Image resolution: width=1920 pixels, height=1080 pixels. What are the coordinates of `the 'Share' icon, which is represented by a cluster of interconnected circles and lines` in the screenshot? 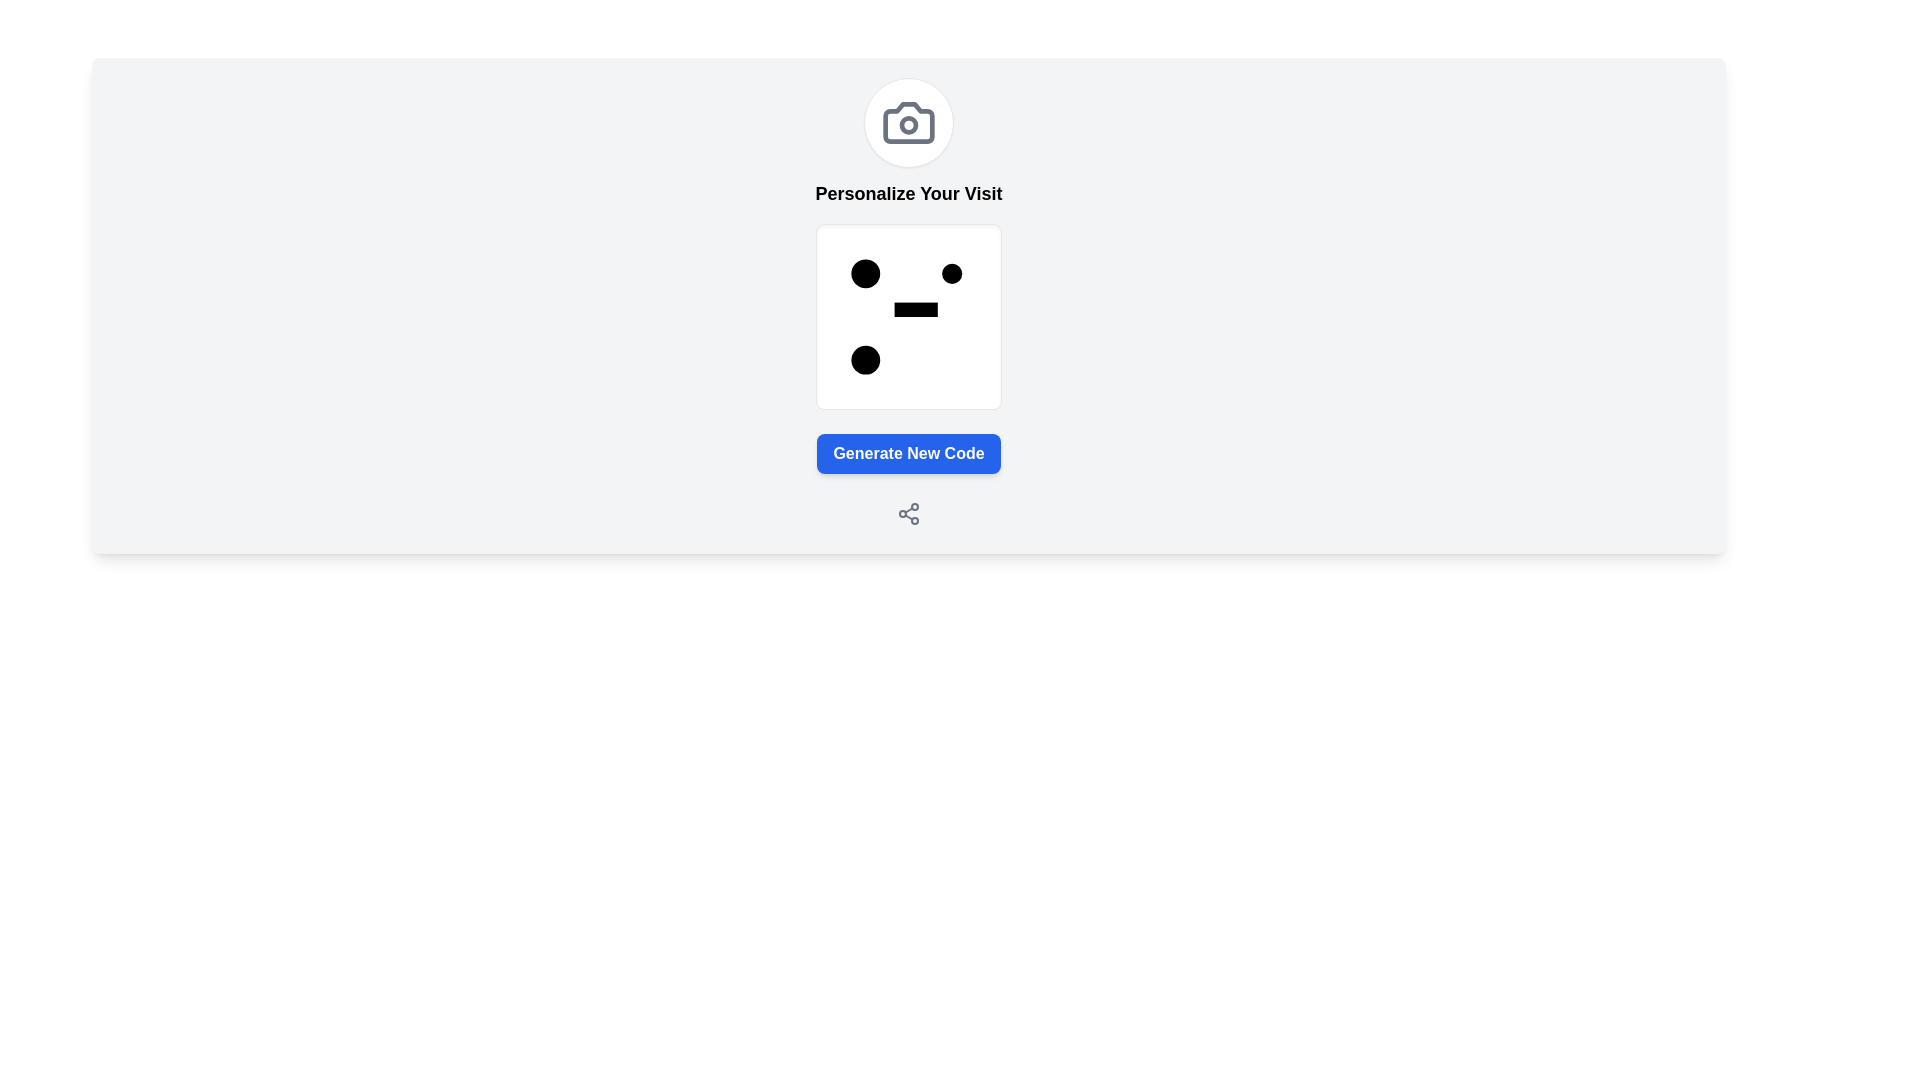 It's located at (907, 512).